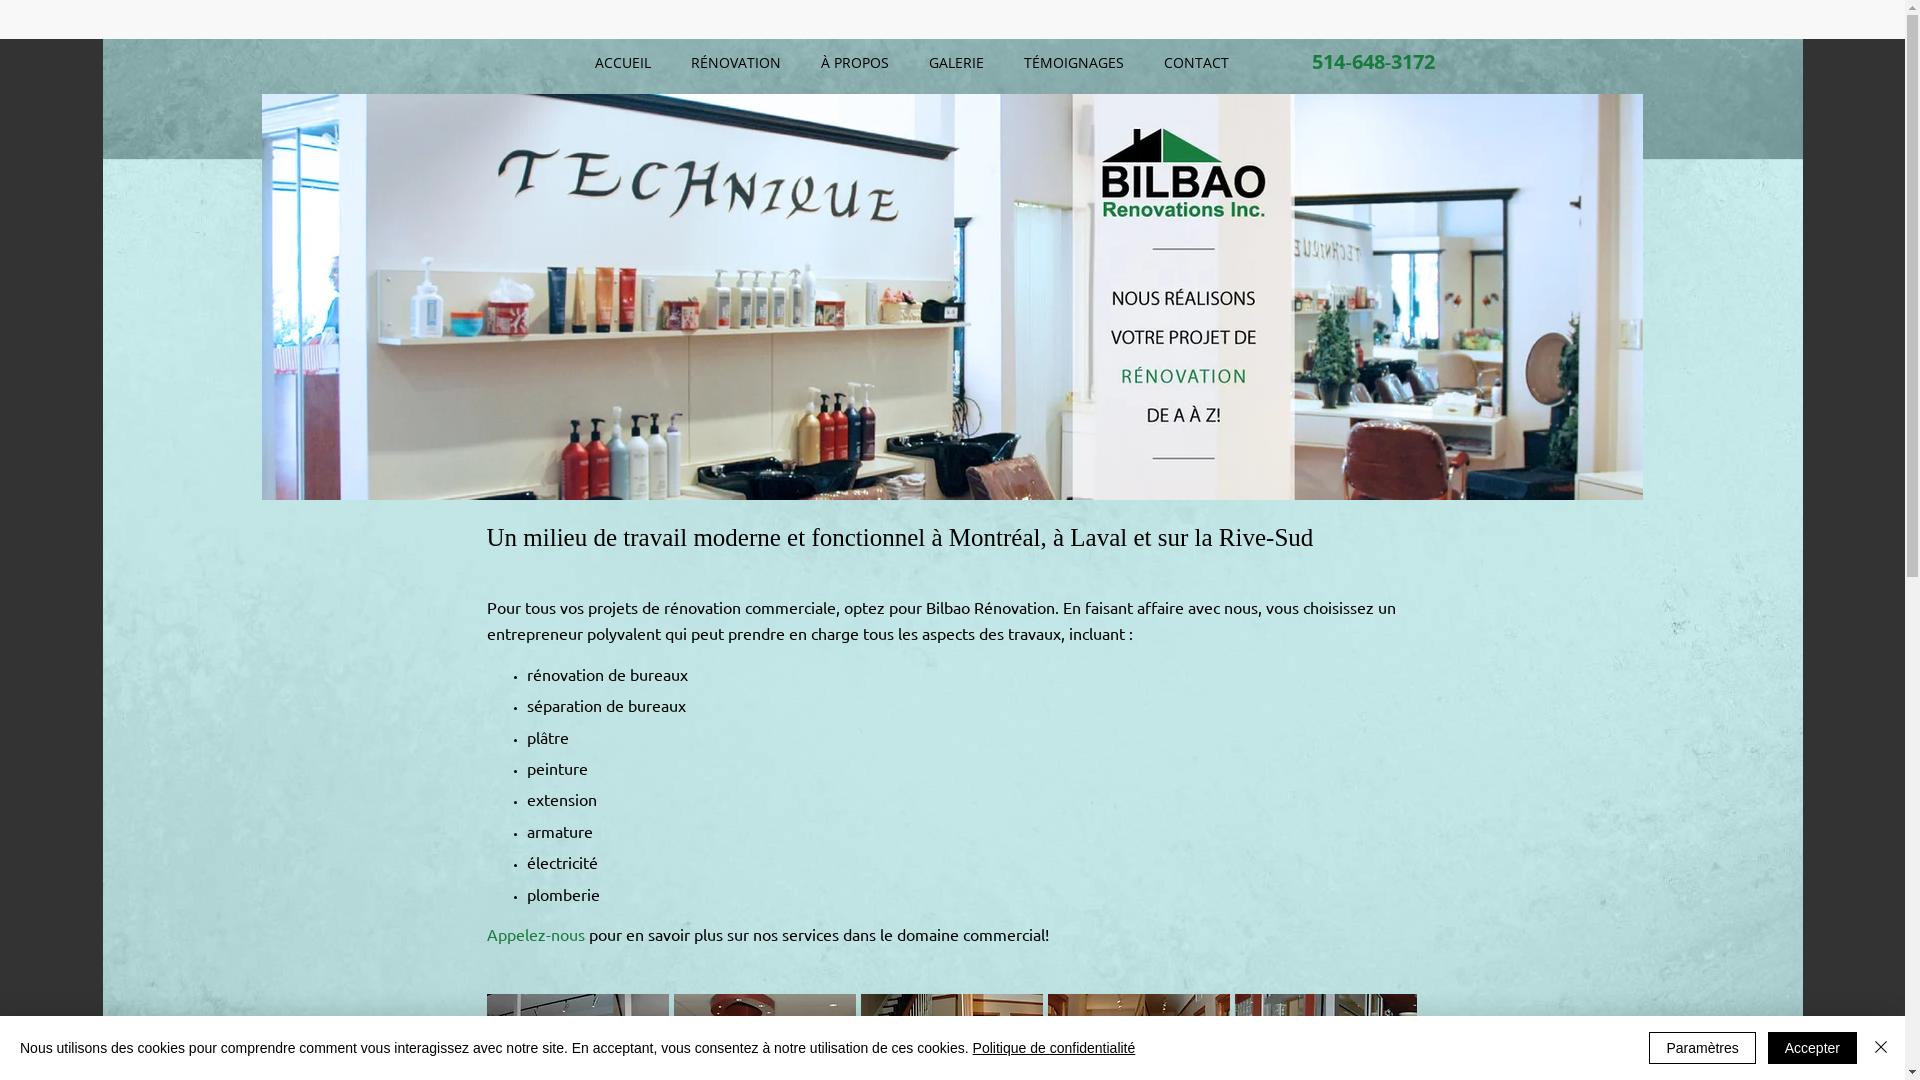 This screenshot has width=1920, height=1080. Describe the element at coordinates (534, 933) in the screenshot. I see `'Appelez-nous'` at that location.